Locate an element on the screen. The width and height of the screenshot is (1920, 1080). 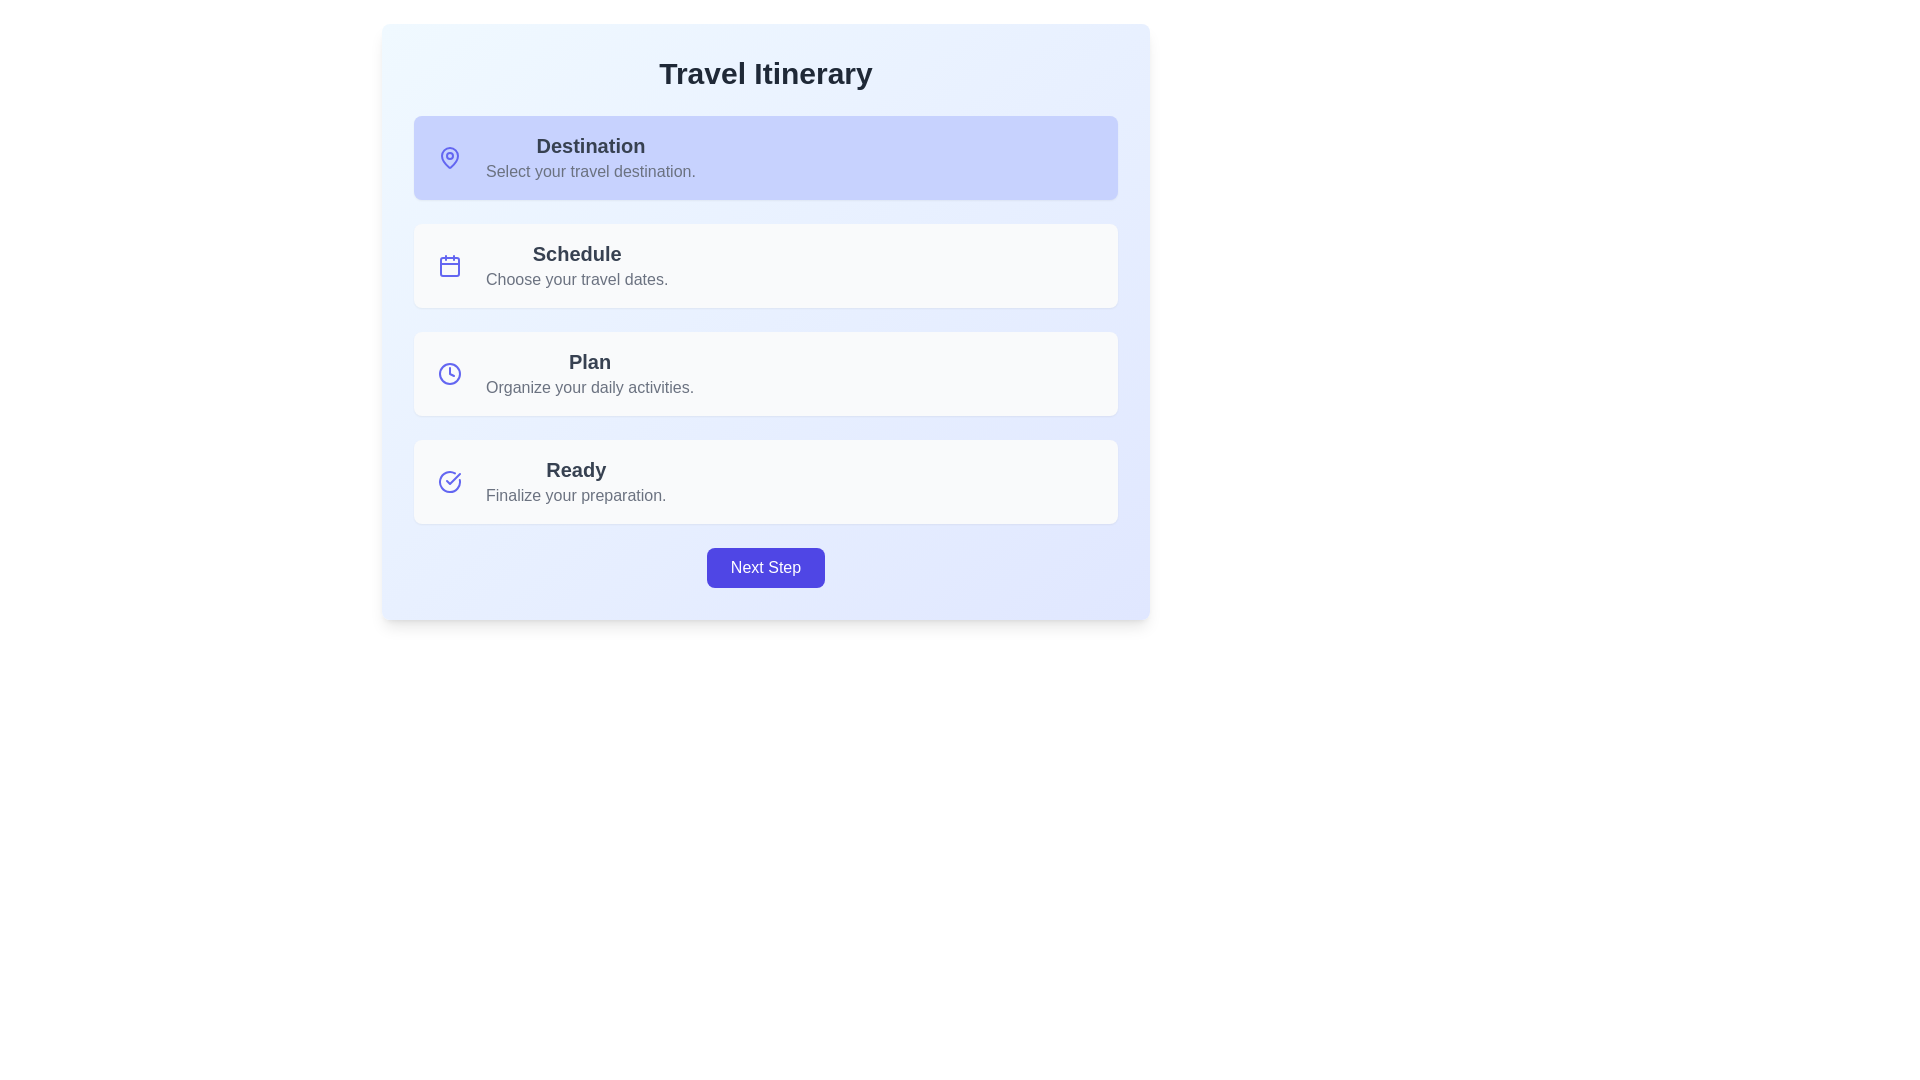
the calendar icon located at the far left of the 'Schedule' section, which is designed with a modern, minimalistic square outline and vertical lines for the days of the week is located at coordinates (449, 265).